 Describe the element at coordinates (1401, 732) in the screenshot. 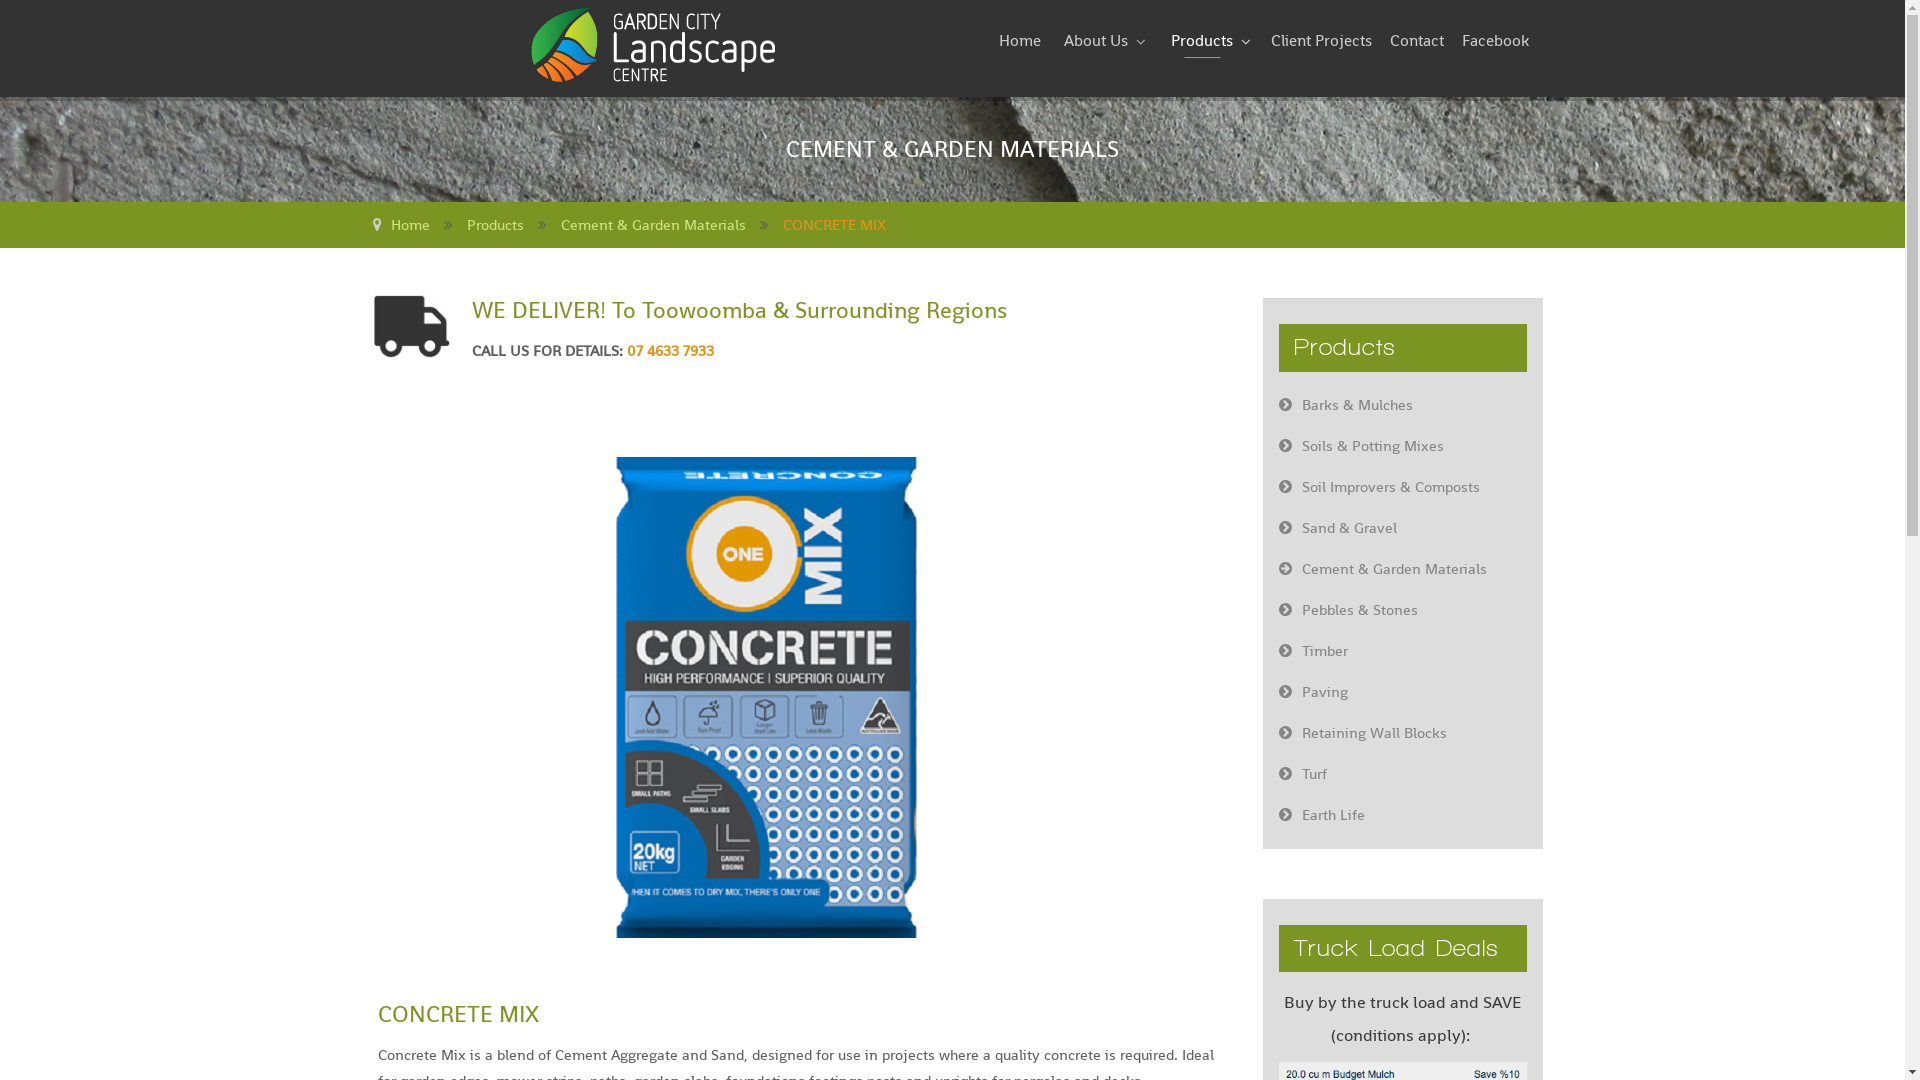

I see `'Retaining Wall Blocks'` at that location.